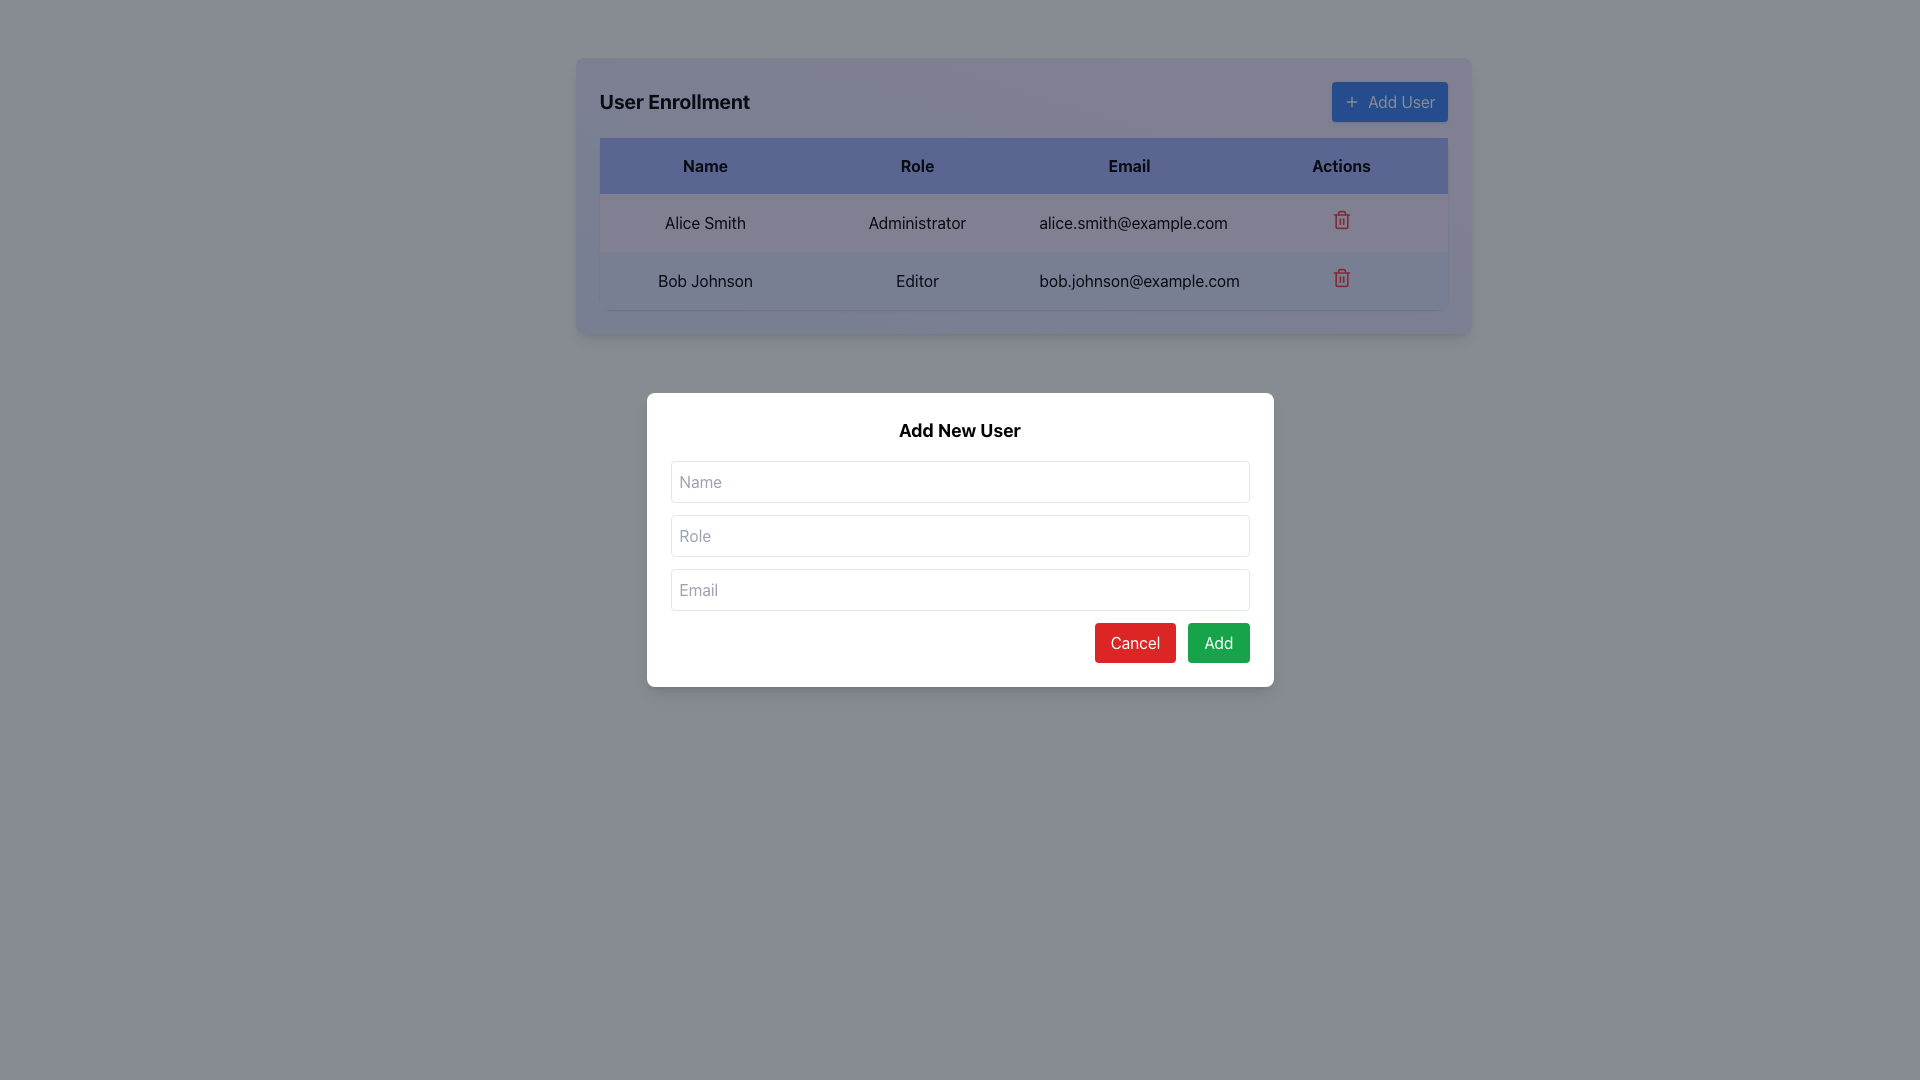 This screenshot has width=1920, height=1080. I want to click on the 'Add User' button located in the top-right corner of the 'User Enrollment' header section, so click(1388, 101).